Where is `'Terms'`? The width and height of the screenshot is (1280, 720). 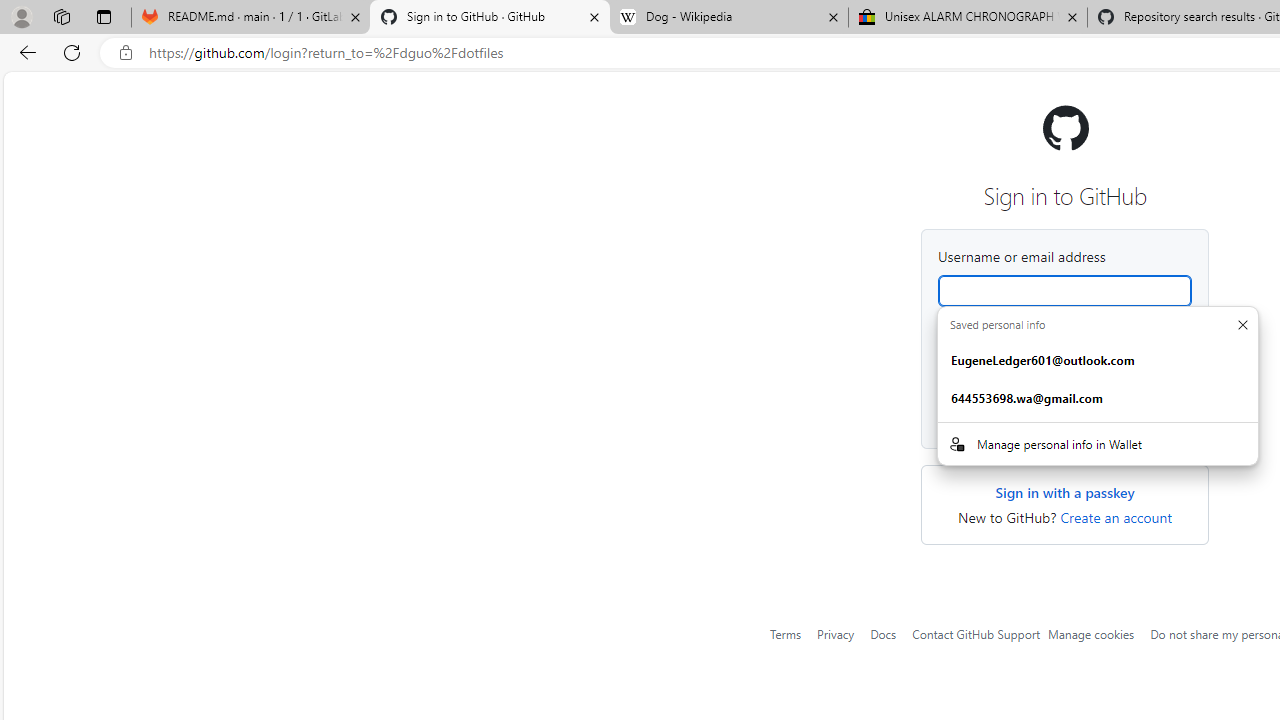
'Terms' is located at coordinates (785, 633).